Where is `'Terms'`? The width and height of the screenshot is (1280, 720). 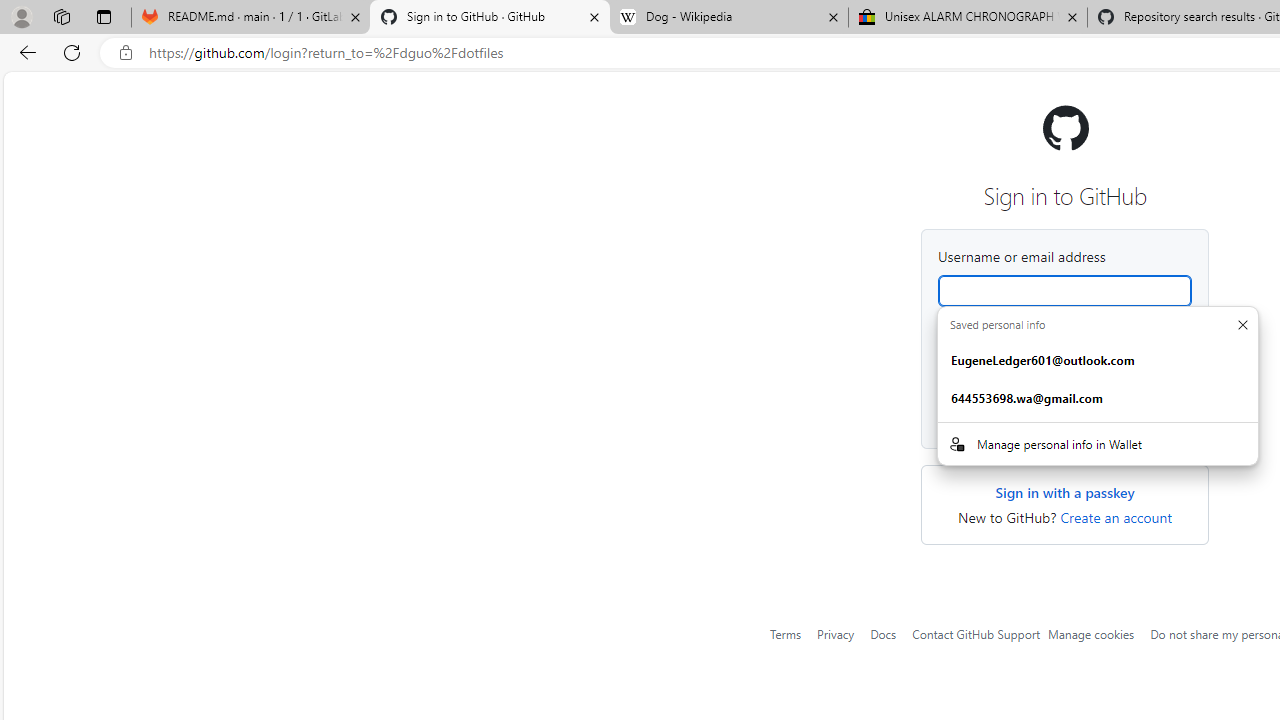
'Terms' is located at coordinates (785, 633).